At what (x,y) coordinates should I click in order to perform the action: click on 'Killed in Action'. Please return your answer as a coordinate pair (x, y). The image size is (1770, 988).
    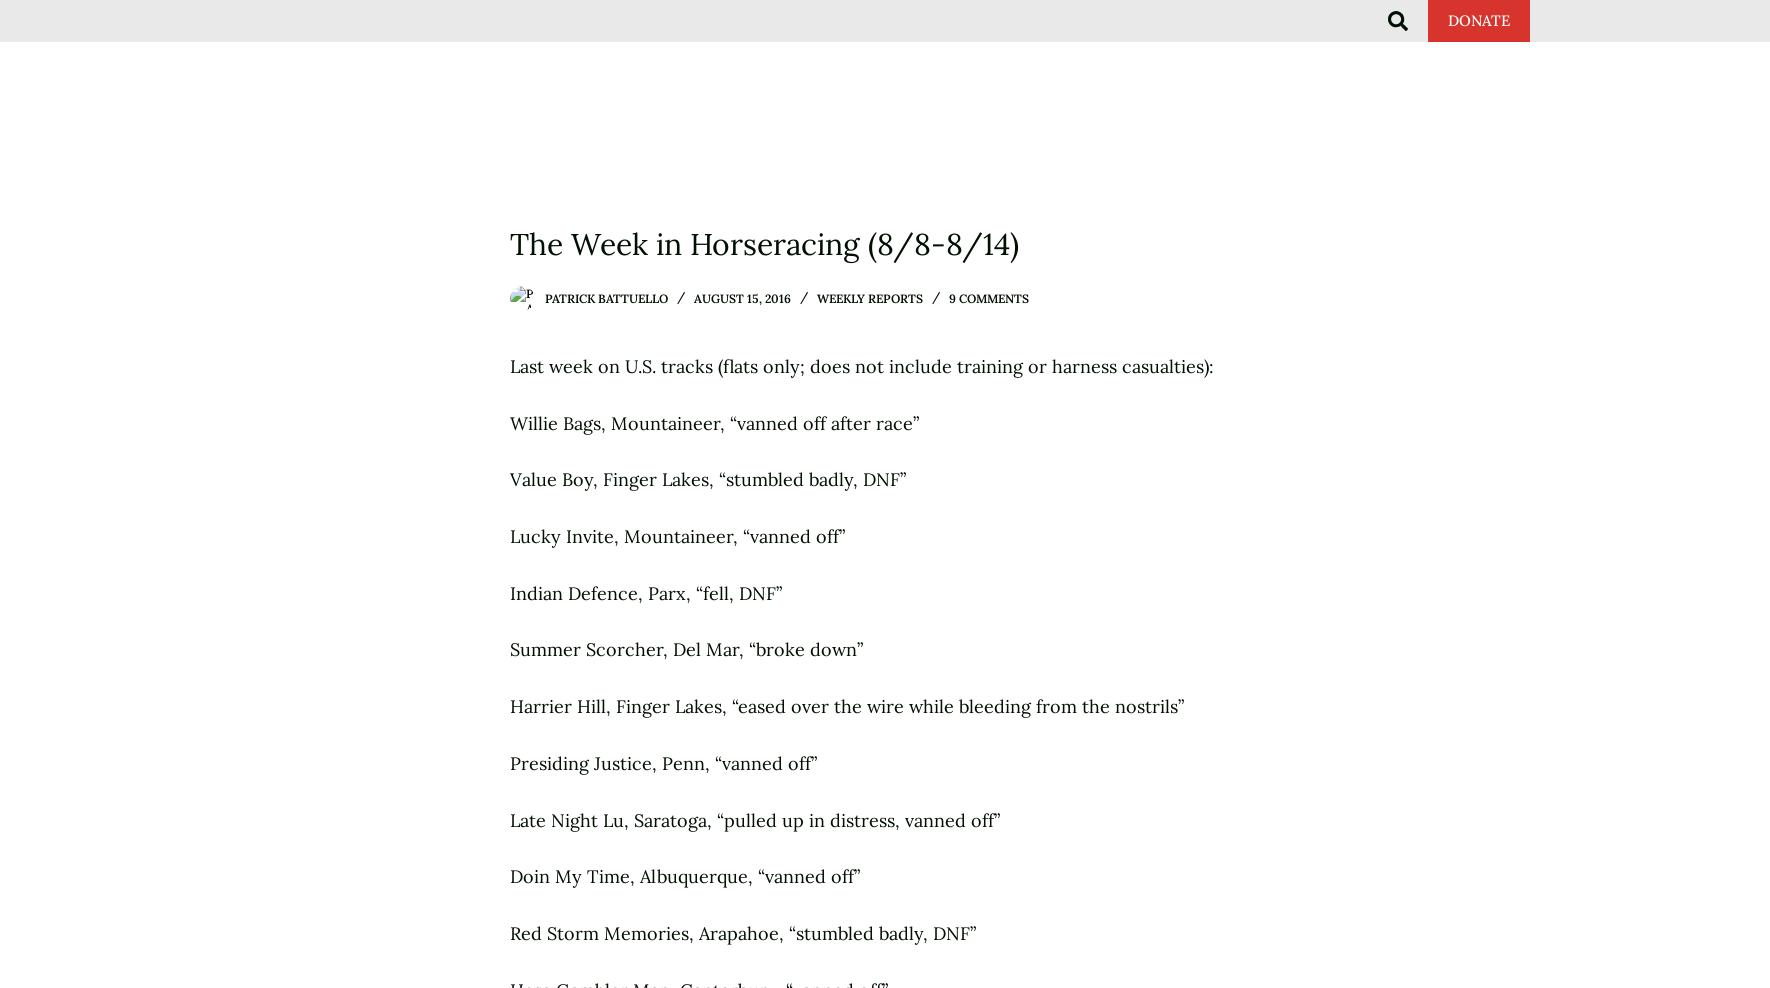
    Looking at the image, I should click on (973, 40).